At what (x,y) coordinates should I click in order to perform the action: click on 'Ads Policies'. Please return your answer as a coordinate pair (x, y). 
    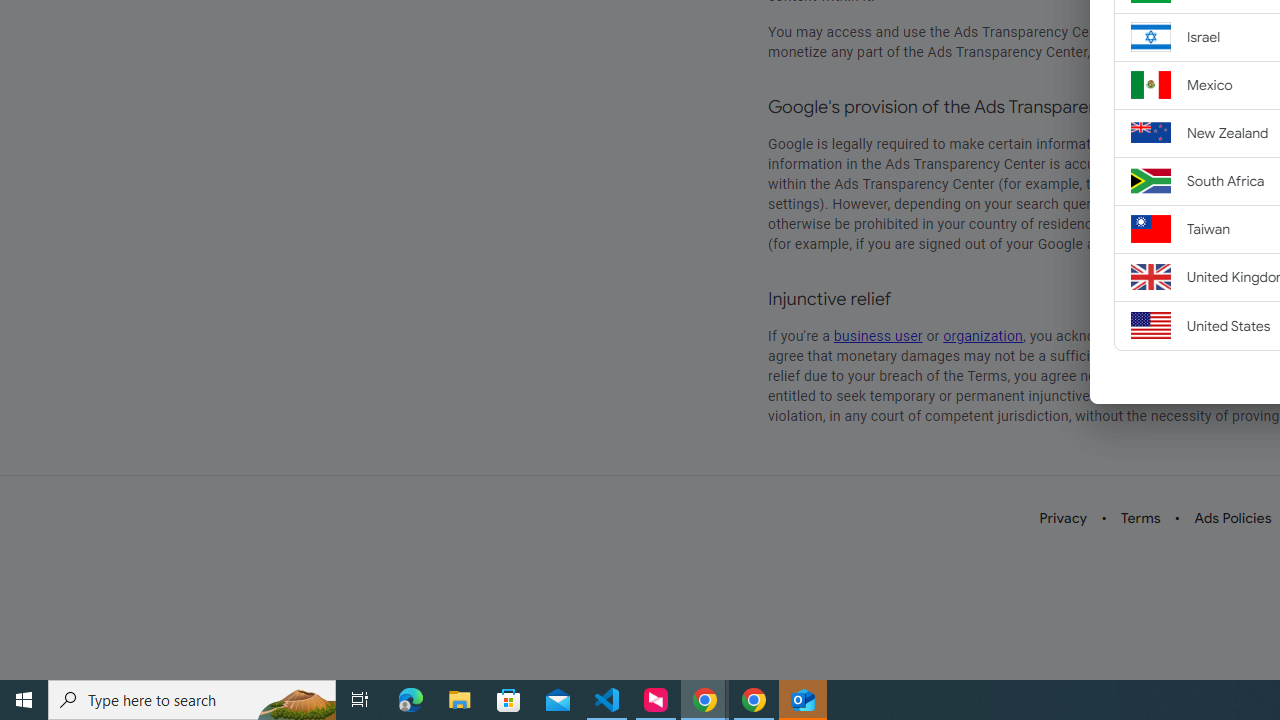
    Looking at the image, I should click on (1232, 517).